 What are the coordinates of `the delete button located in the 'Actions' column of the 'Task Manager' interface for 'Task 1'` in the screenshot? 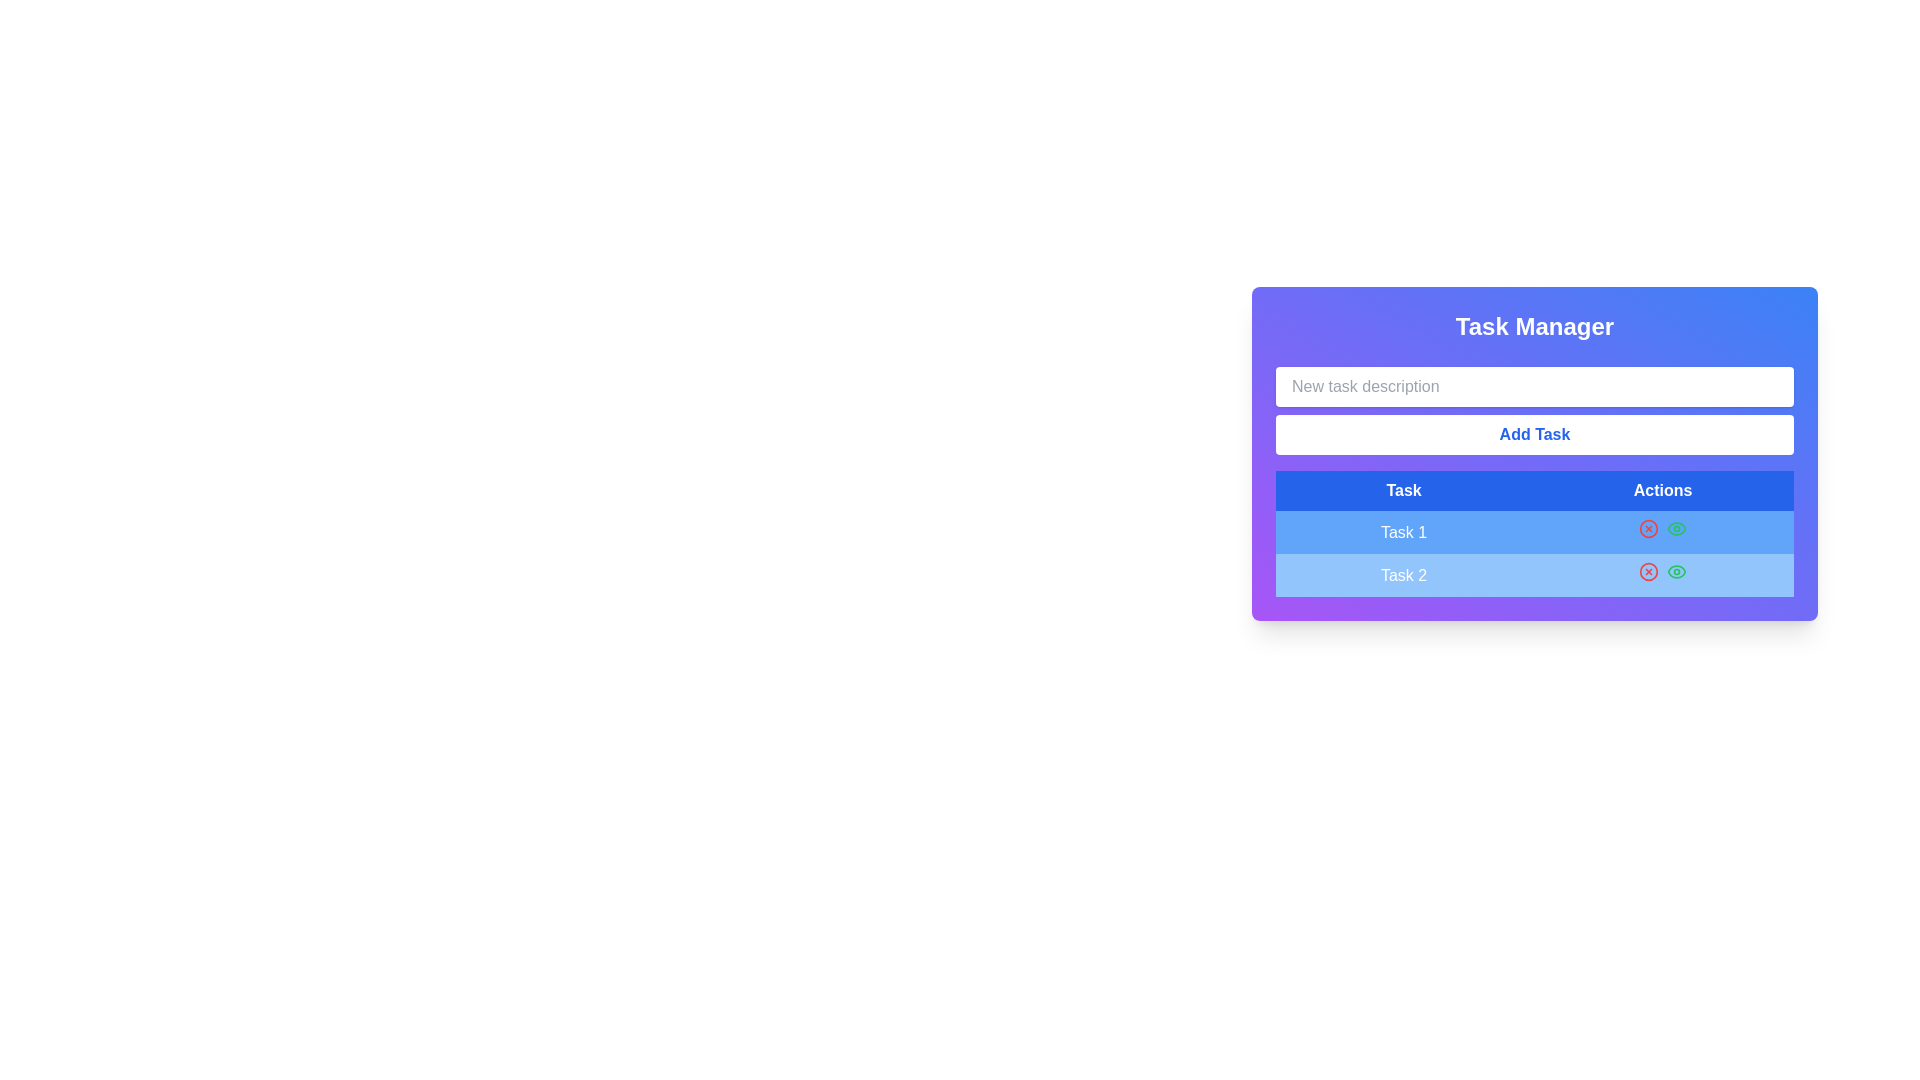 It's located at (1649, 527).